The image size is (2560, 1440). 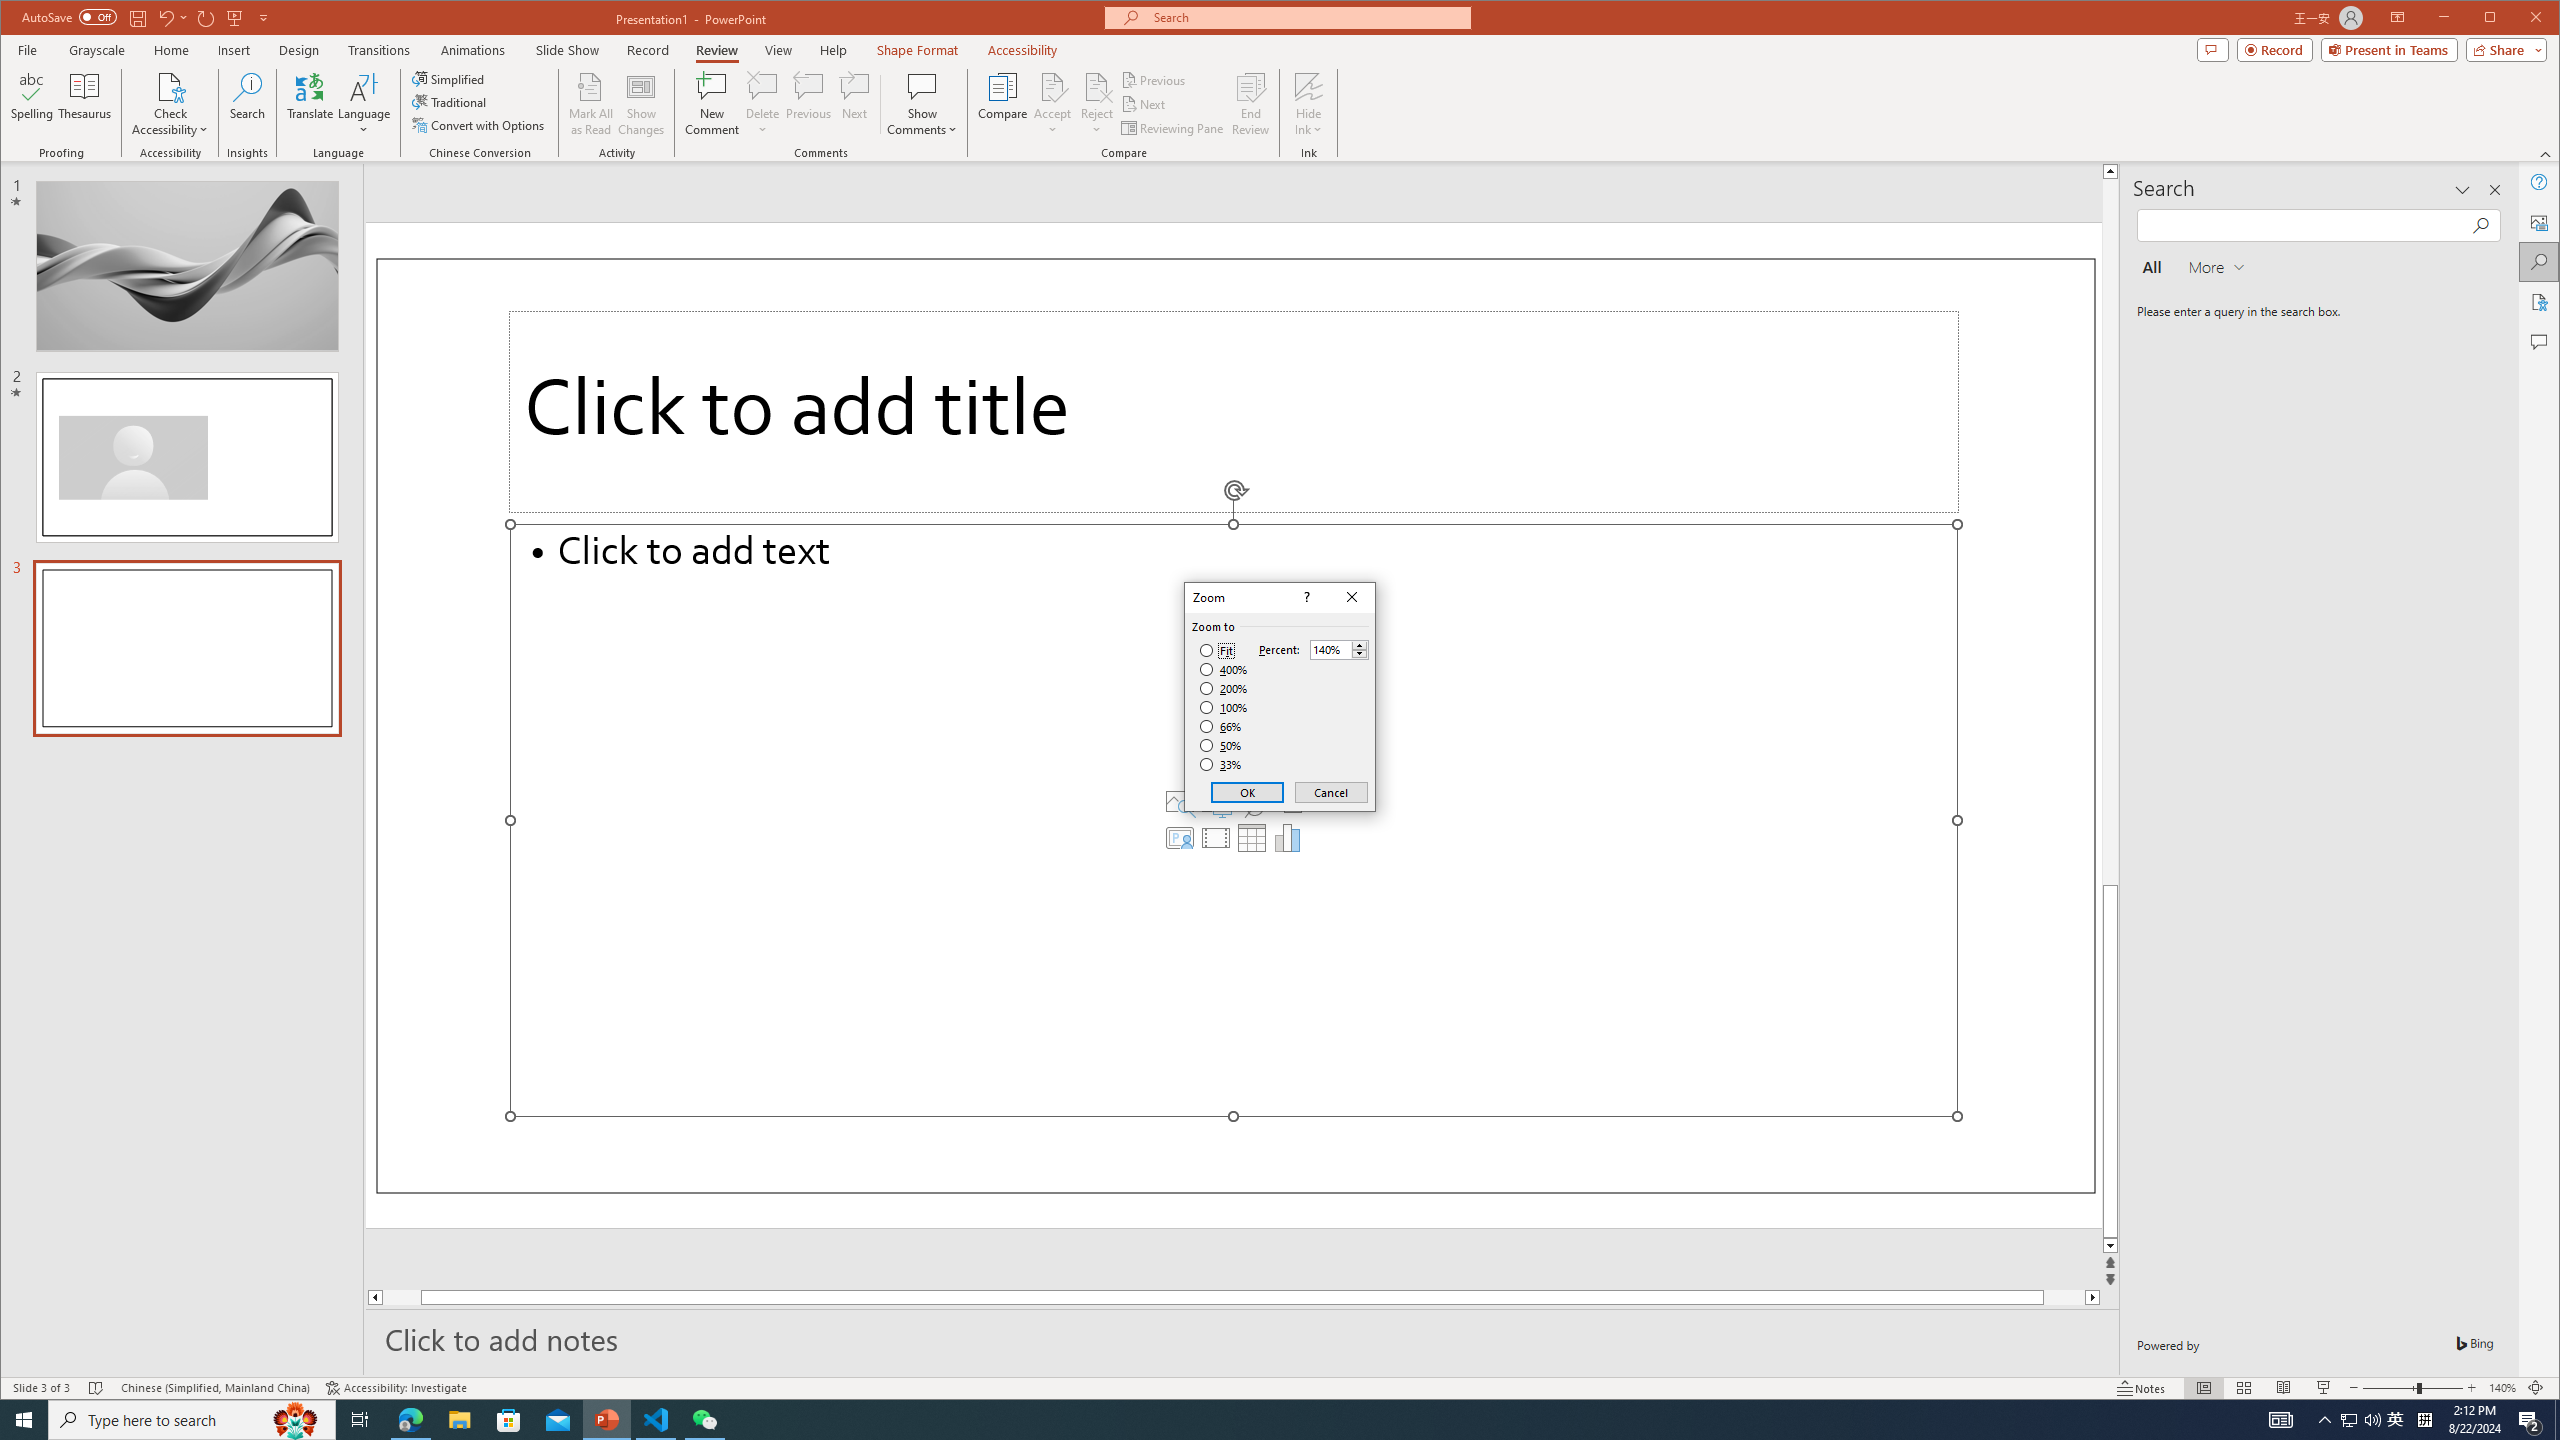 I want to click on '100%', so click(x=1223, y=706).